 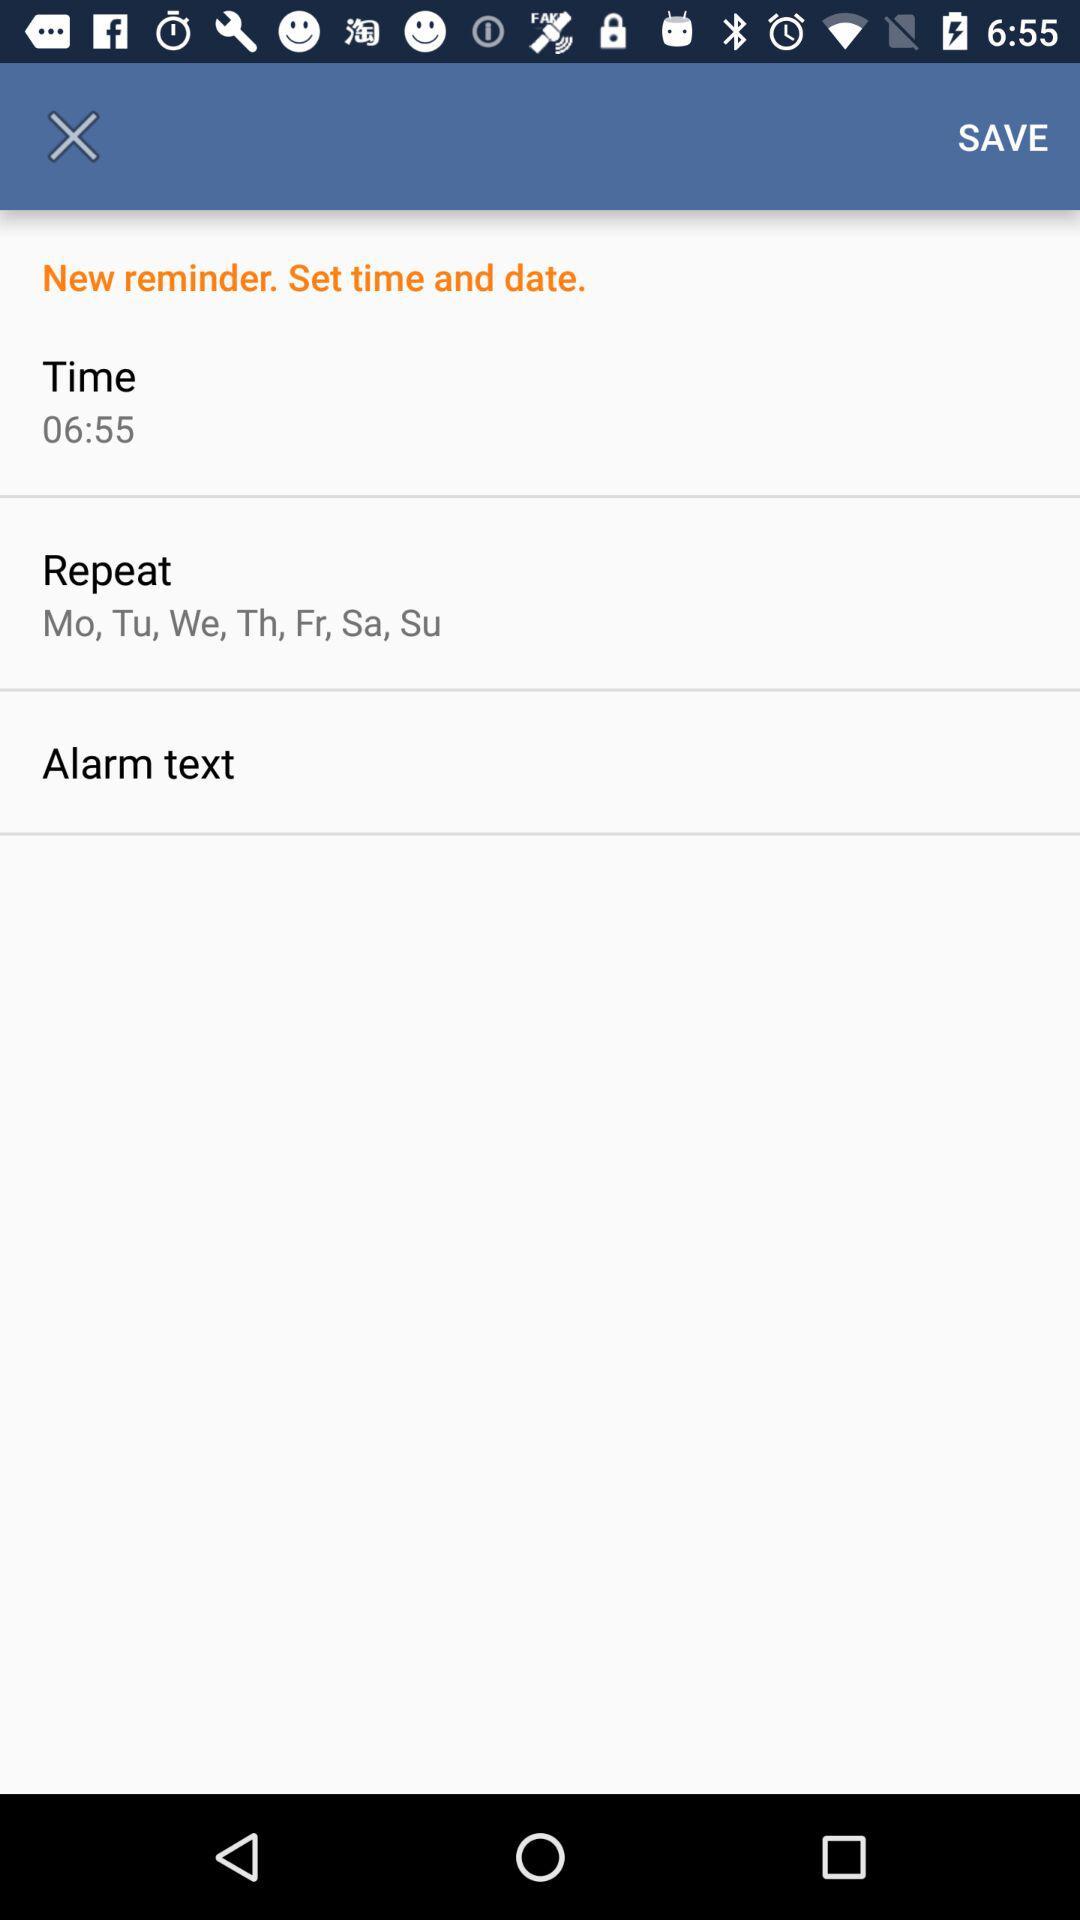 What do you see at coordinates (106, 567) in the screenshot?
I see `icon above mo tu we` at bounding box center [106, 567].